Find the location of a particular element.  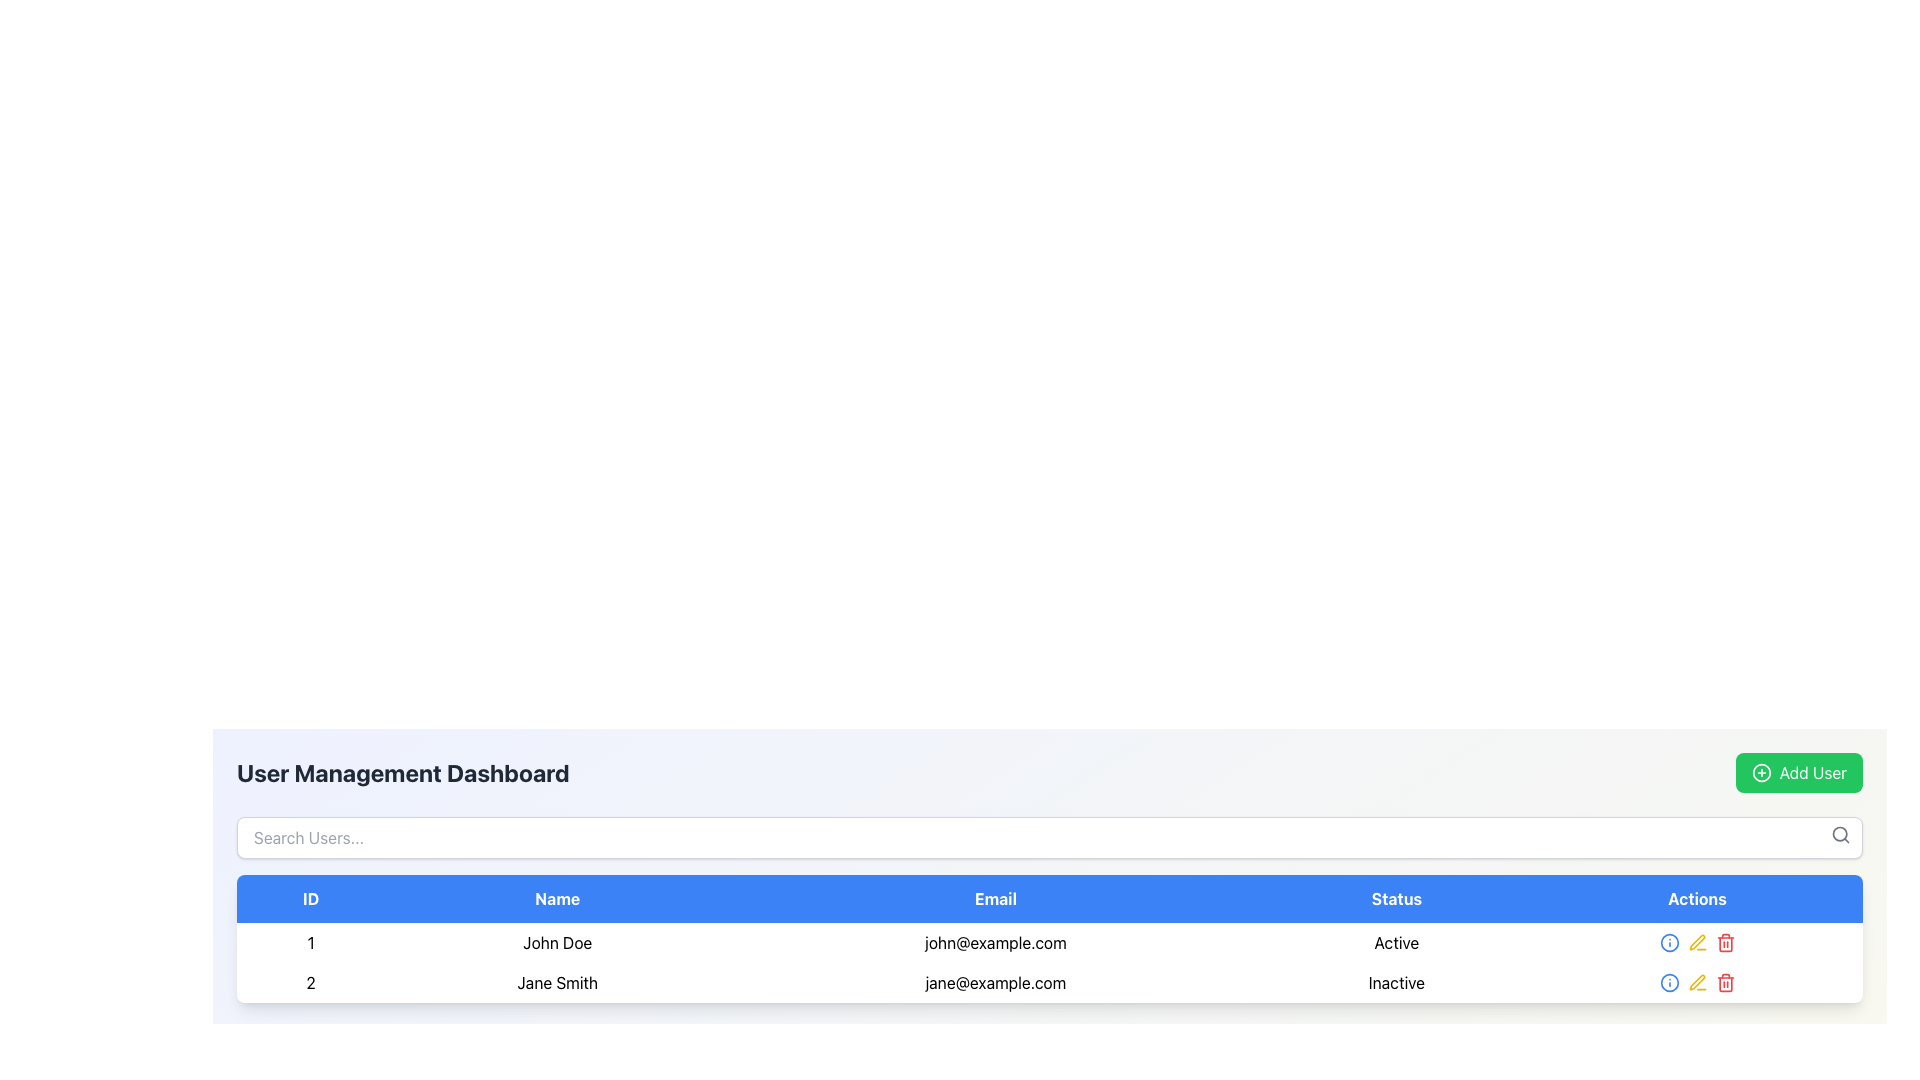

the text label displaying the email address for user 'Jane Smith', which is located in the 'Email' column of the table is located at coordinates (995, 982).